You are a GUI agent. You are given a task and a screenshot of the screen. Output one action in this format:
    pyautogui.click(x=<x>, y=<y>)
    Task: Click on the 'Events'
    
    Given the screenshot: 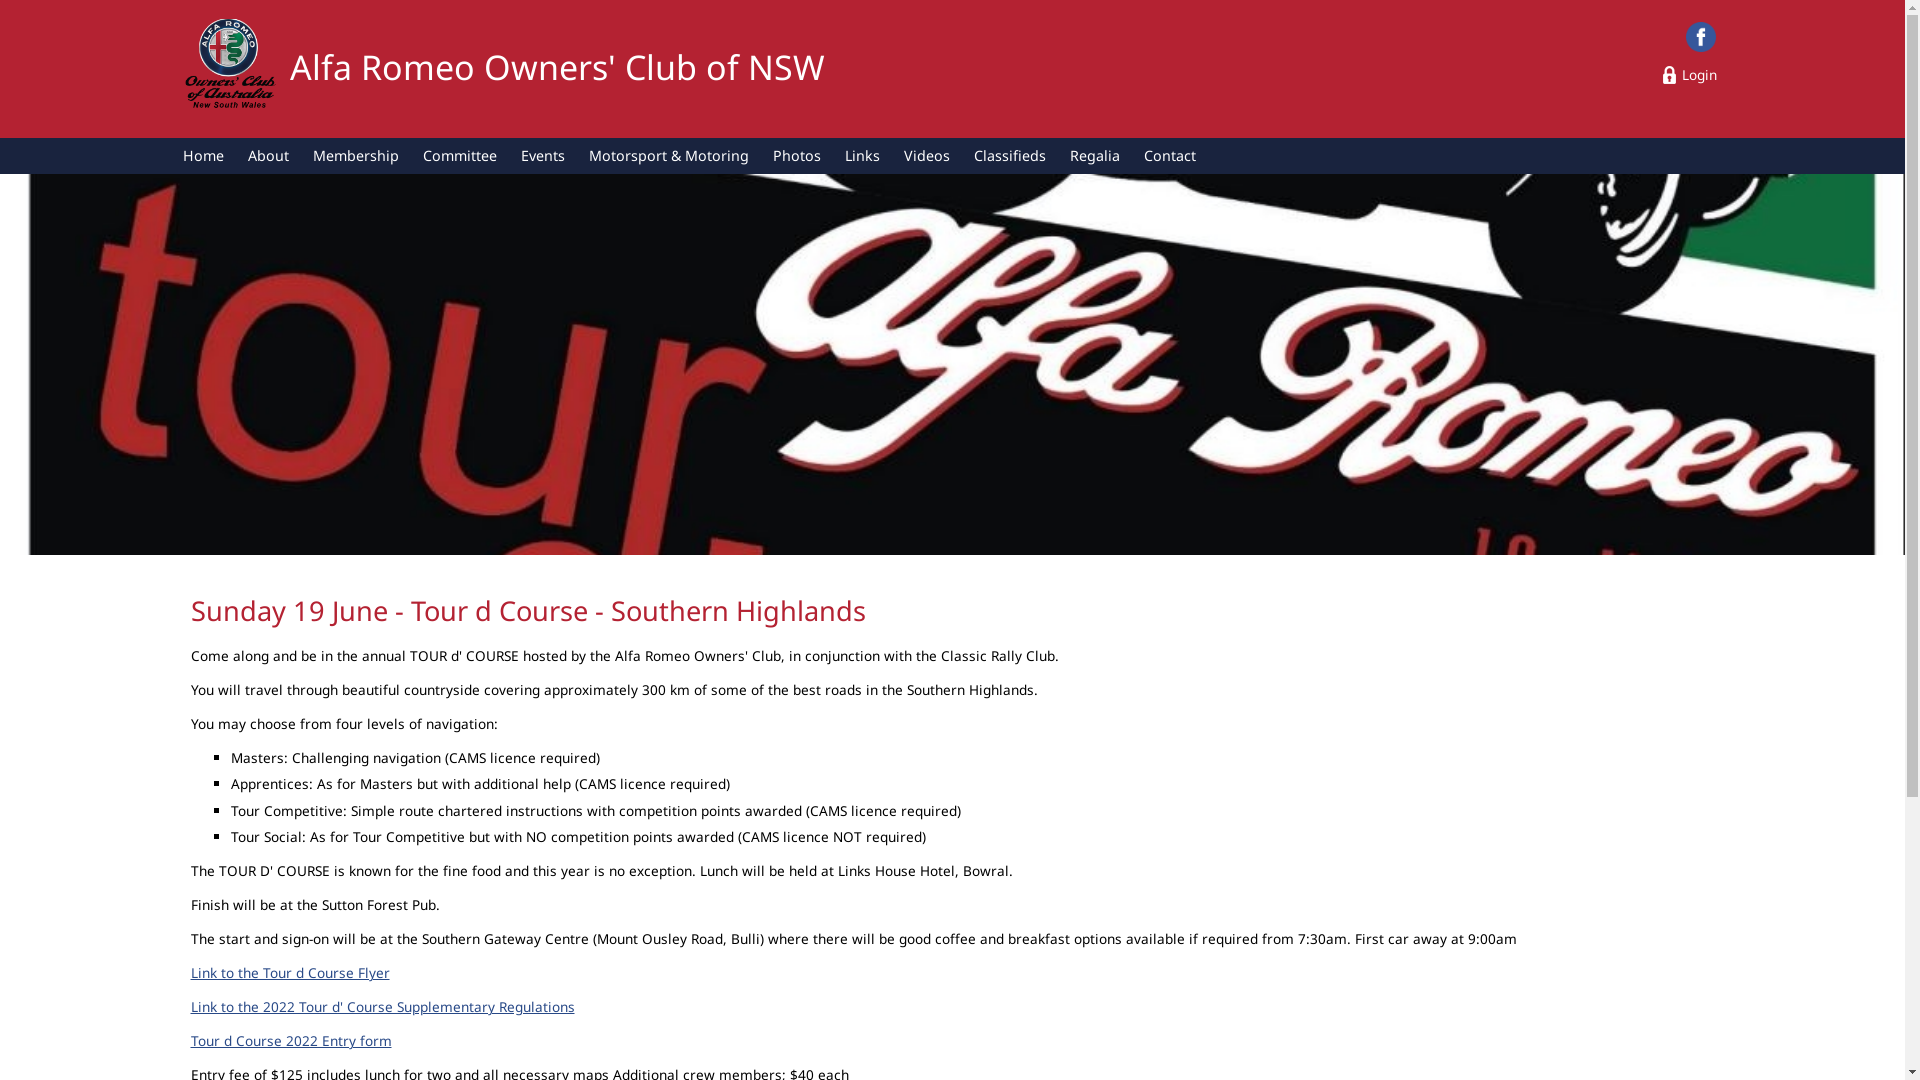 What is the action you would take?
    pyautogui.click(x=542, y=154)
    